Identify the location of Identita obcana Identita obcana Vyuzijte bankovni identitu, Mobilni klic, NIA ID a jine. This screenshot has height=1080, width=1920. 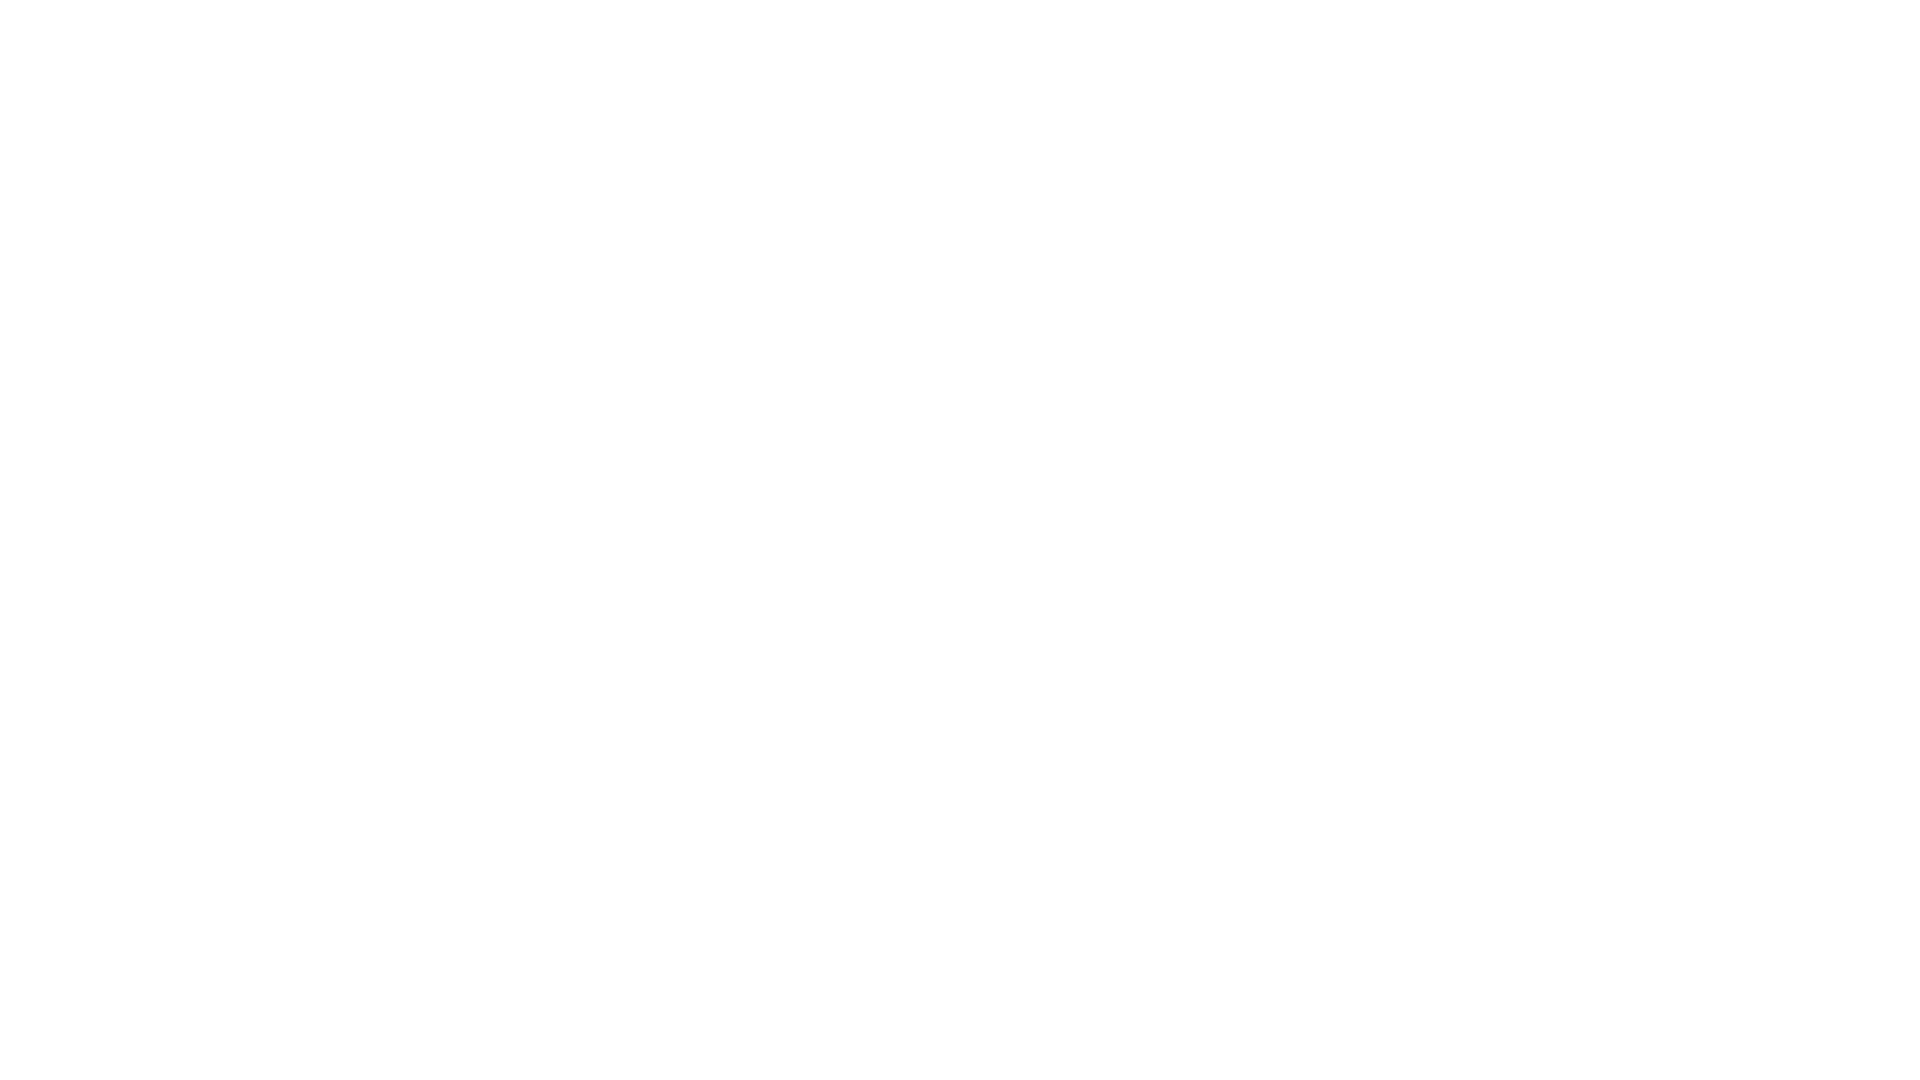
(685, 465).